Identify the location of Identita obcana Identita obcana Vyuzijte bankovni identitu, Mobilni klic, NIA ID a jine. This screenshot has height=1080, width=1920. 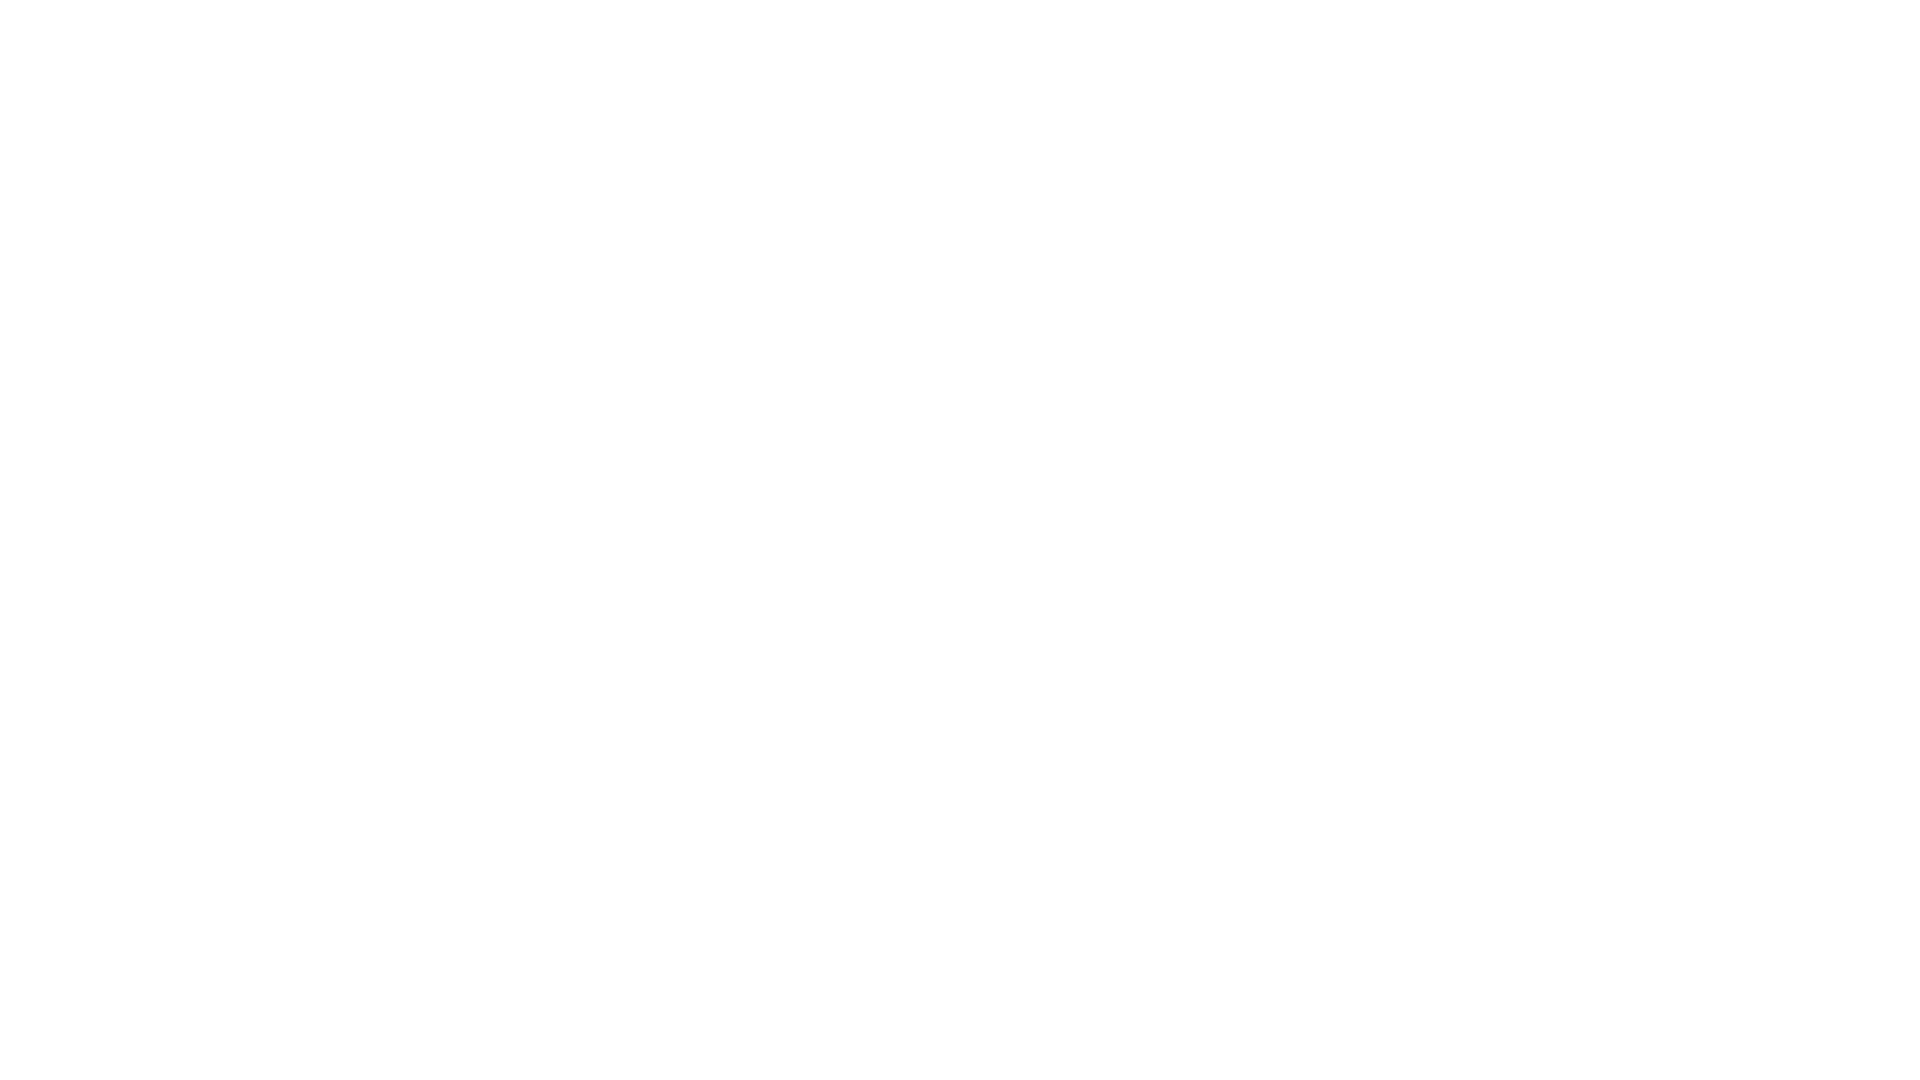
(685, 465).